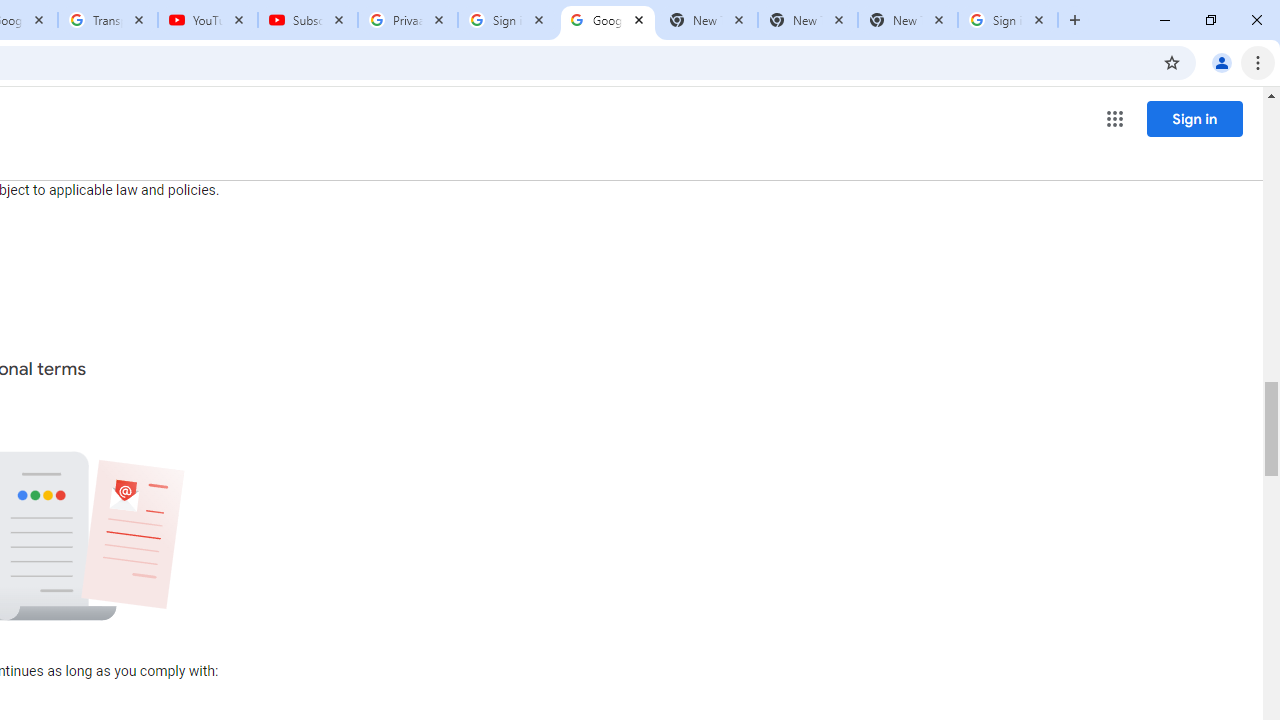 The height and width of the screenshot is (720, 1280). What do you see at coordinates (906, 20) in the screenshot?
I see `'New Tab'` at bounding box center [906, 20].